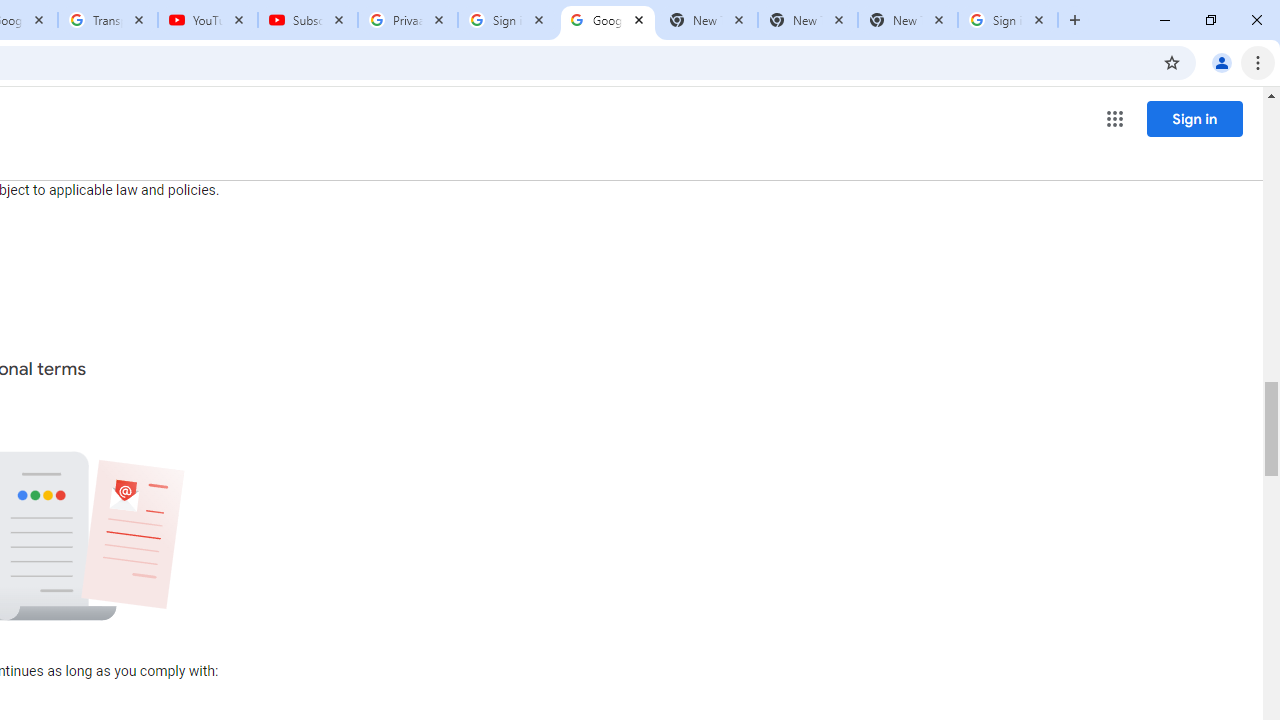 The height and width of the screenshot is (720, 1280). What do you see at coordinates (906, 20) in the screenshot?
I see `'New Tab'` at bounding box center [906, 20].